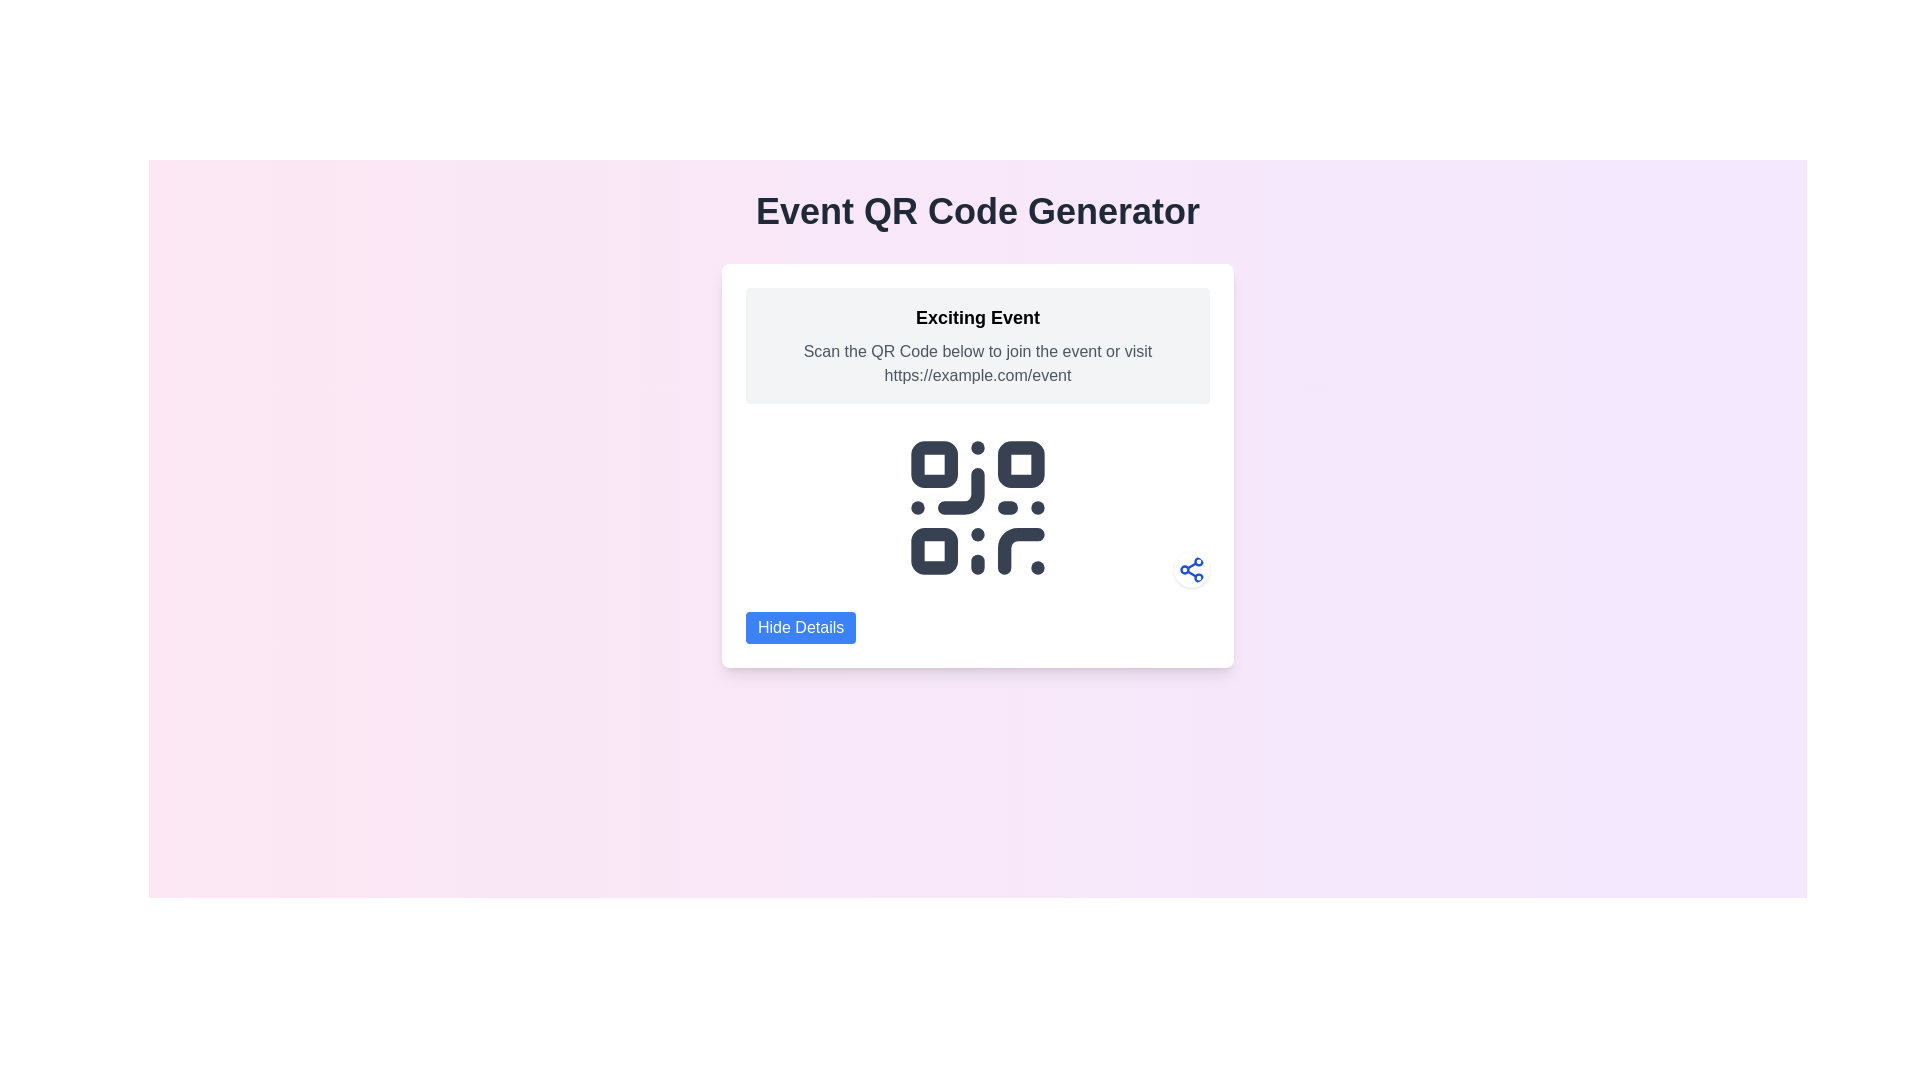 Image resolution: width=1920 pixels, height=1080 pixels. What do you see at coordinates (801, 627) in the screenshot?
I see `the button` at bounding box center [801, 627].